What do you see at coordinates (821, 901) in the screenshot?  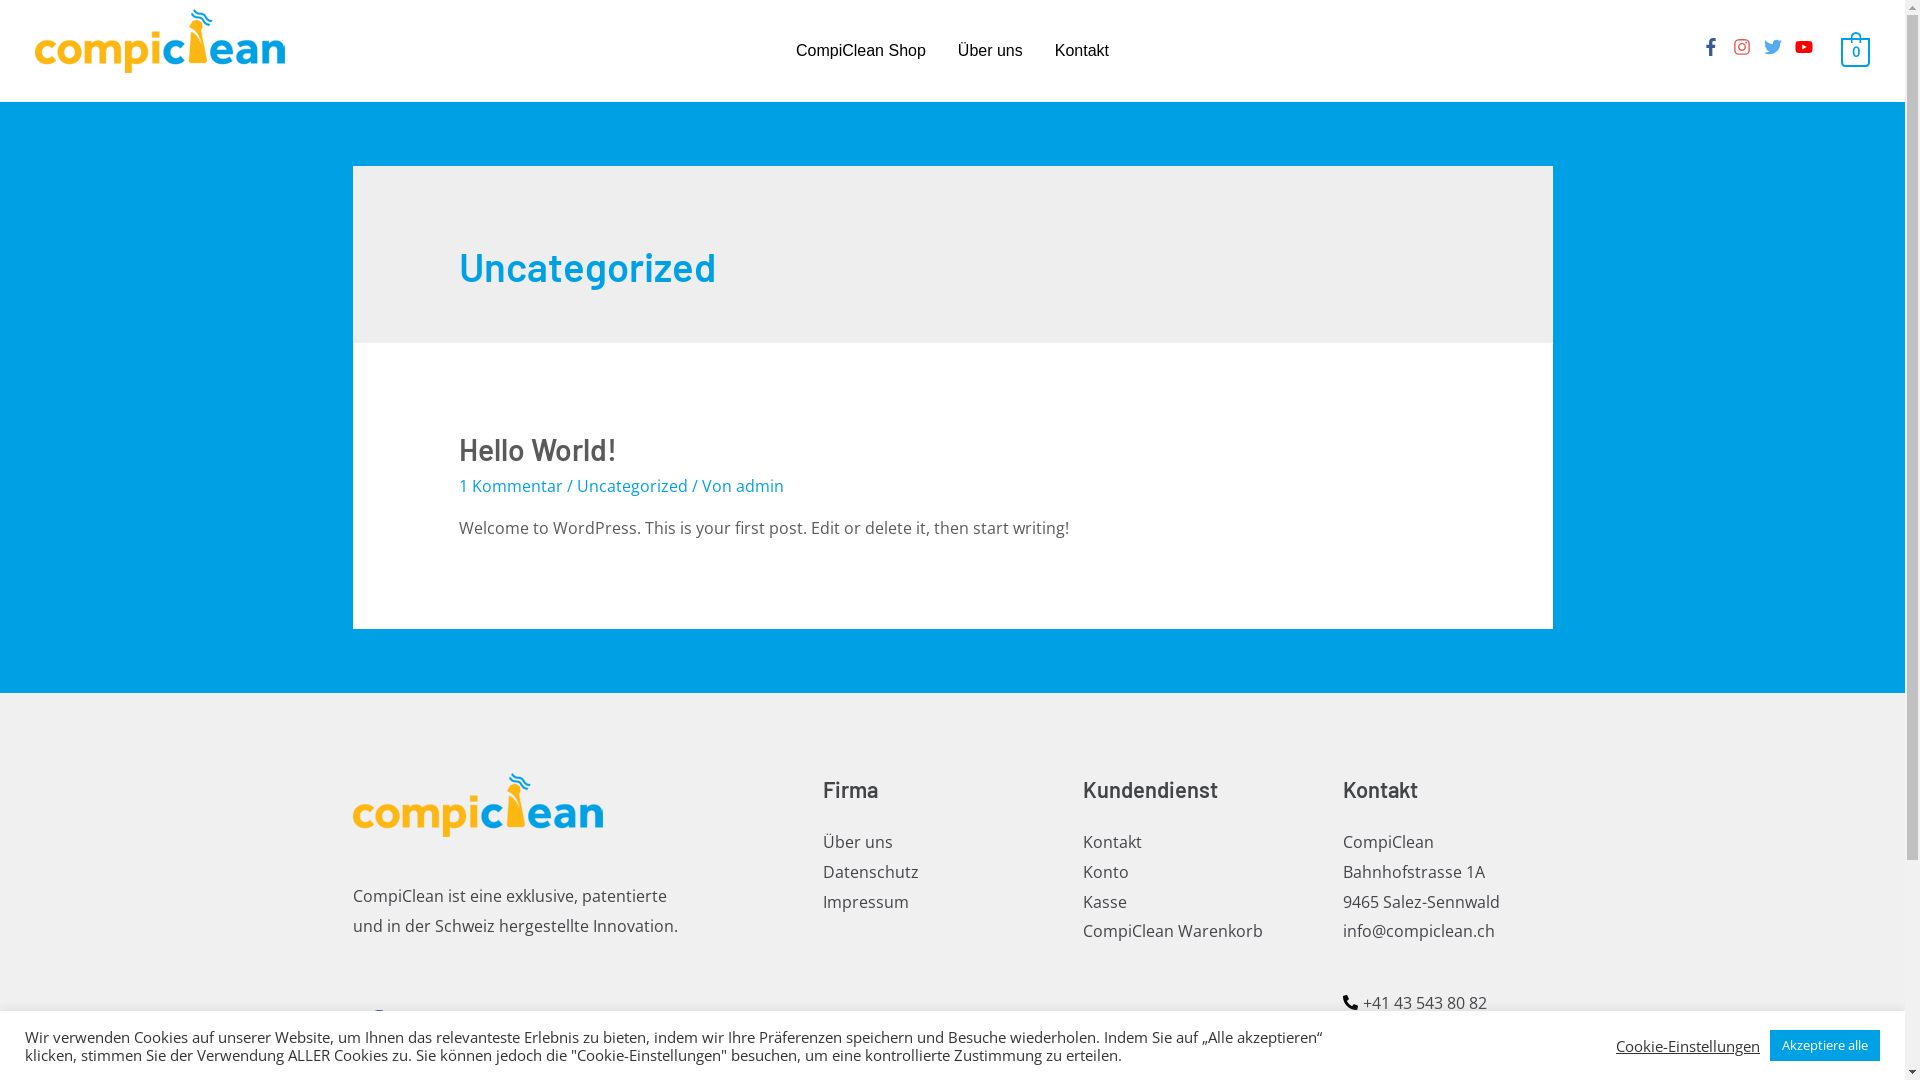 I see `'Impressum'` at bounding box center [821, 901].